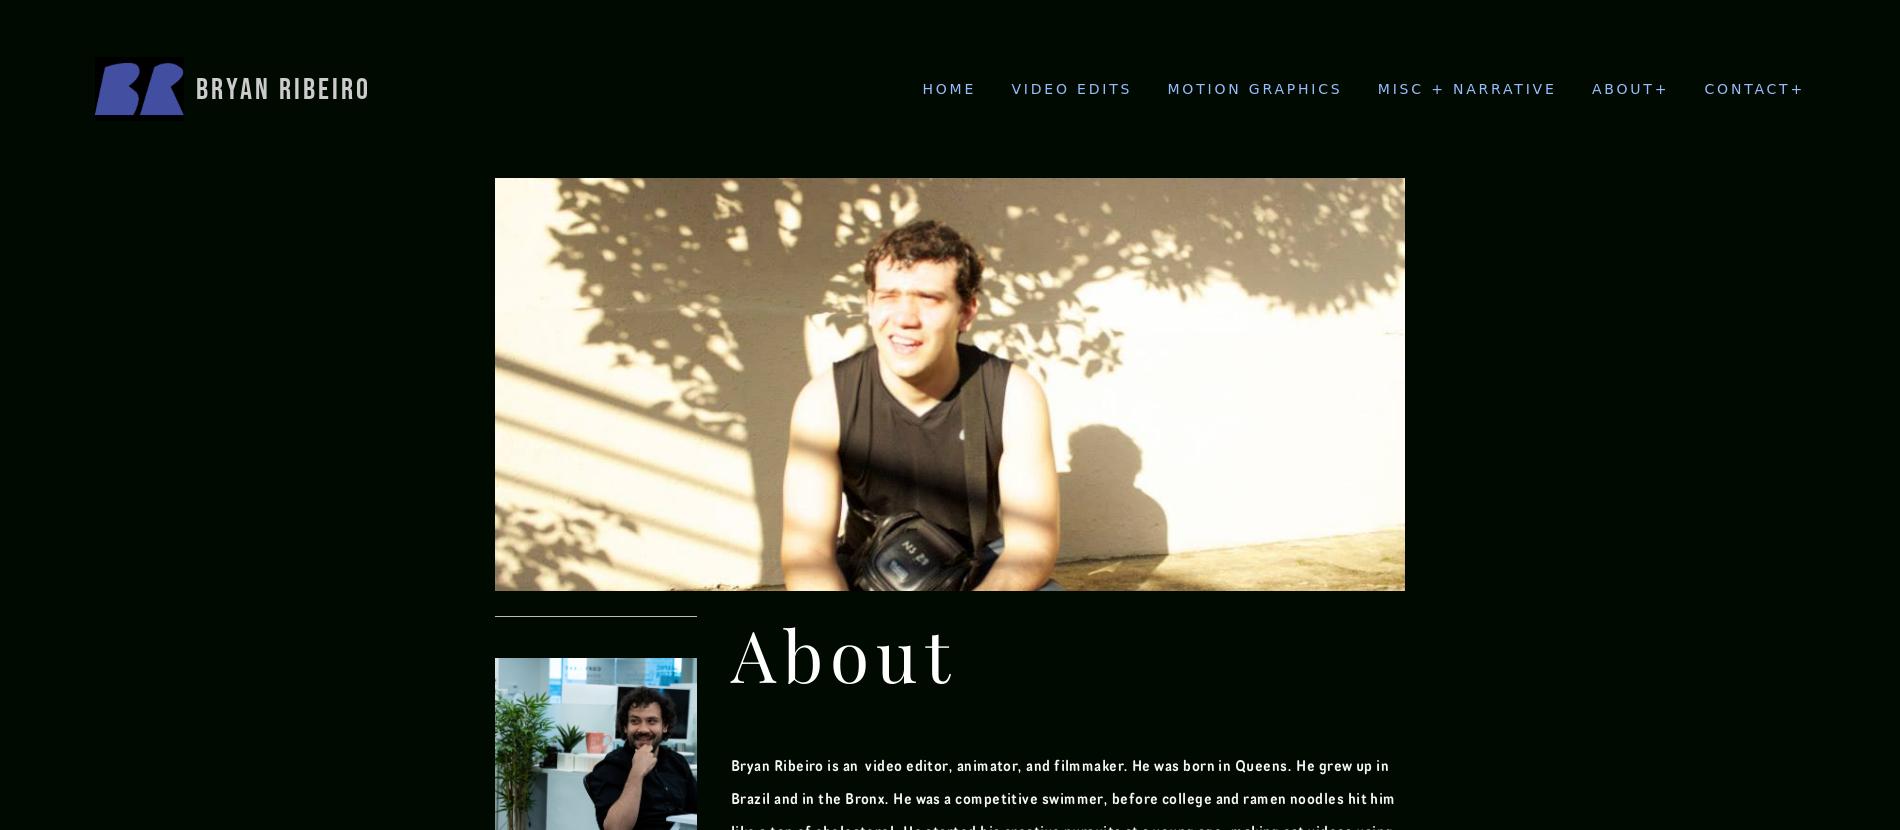 The image size is (1900, 830). I want to click on 'All', so click(1393, 207).